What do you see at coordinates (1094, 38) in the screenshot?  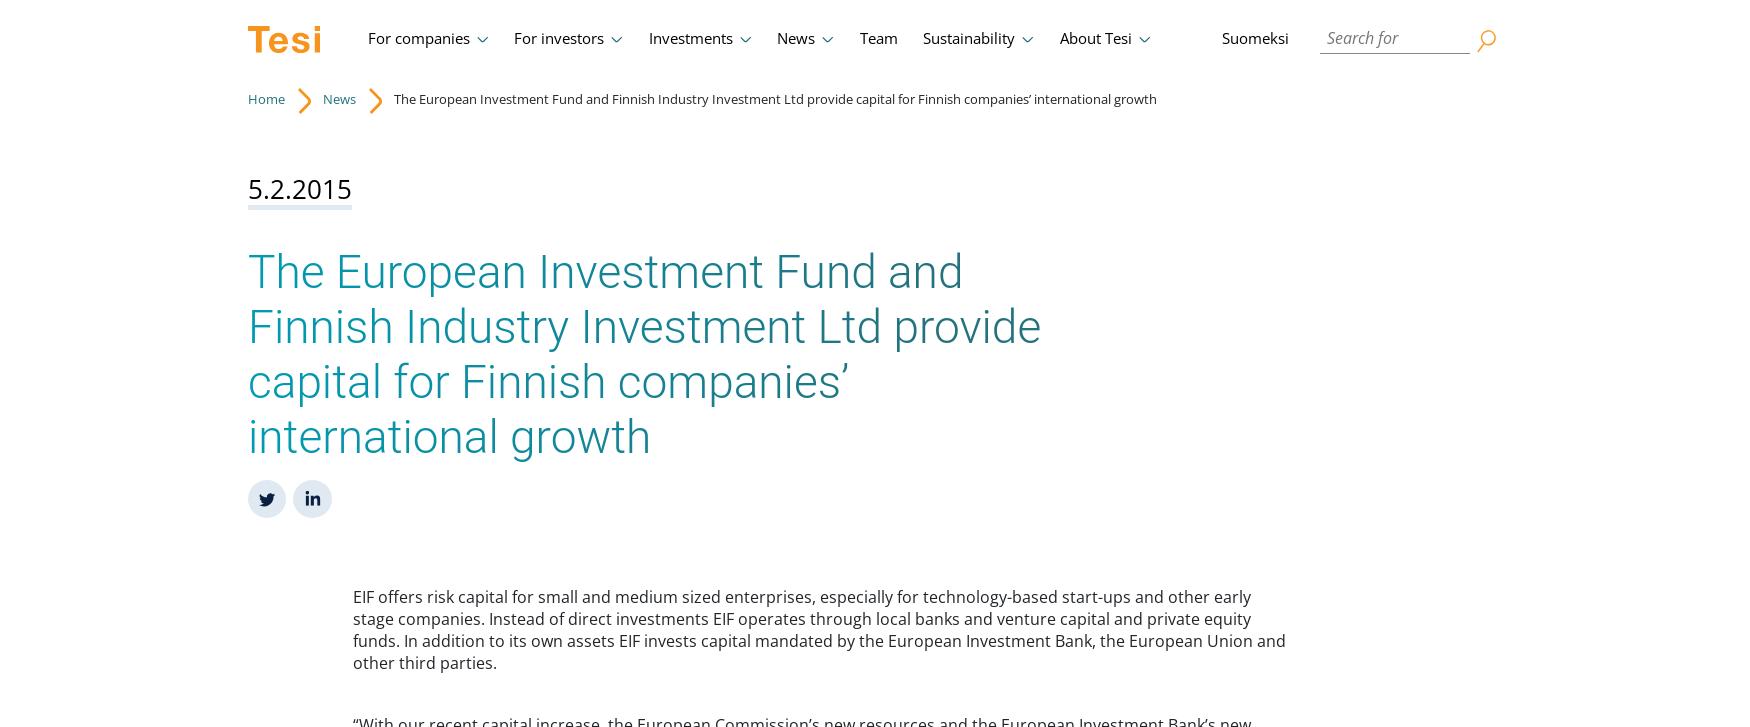 I see `'About Tesi'` at bounding box center [1094, 38].